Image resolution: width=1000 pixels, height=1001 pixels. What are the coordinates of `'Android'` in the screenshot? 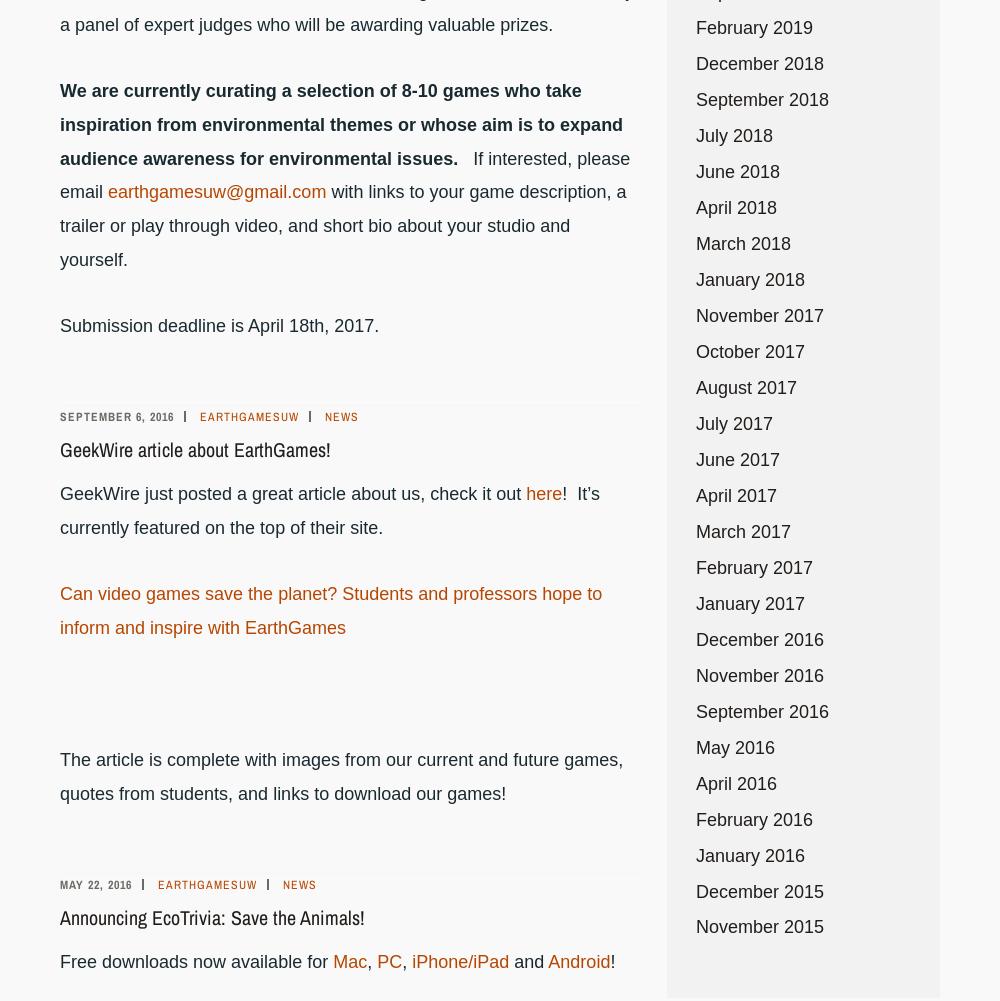 It's located at (578, 959).